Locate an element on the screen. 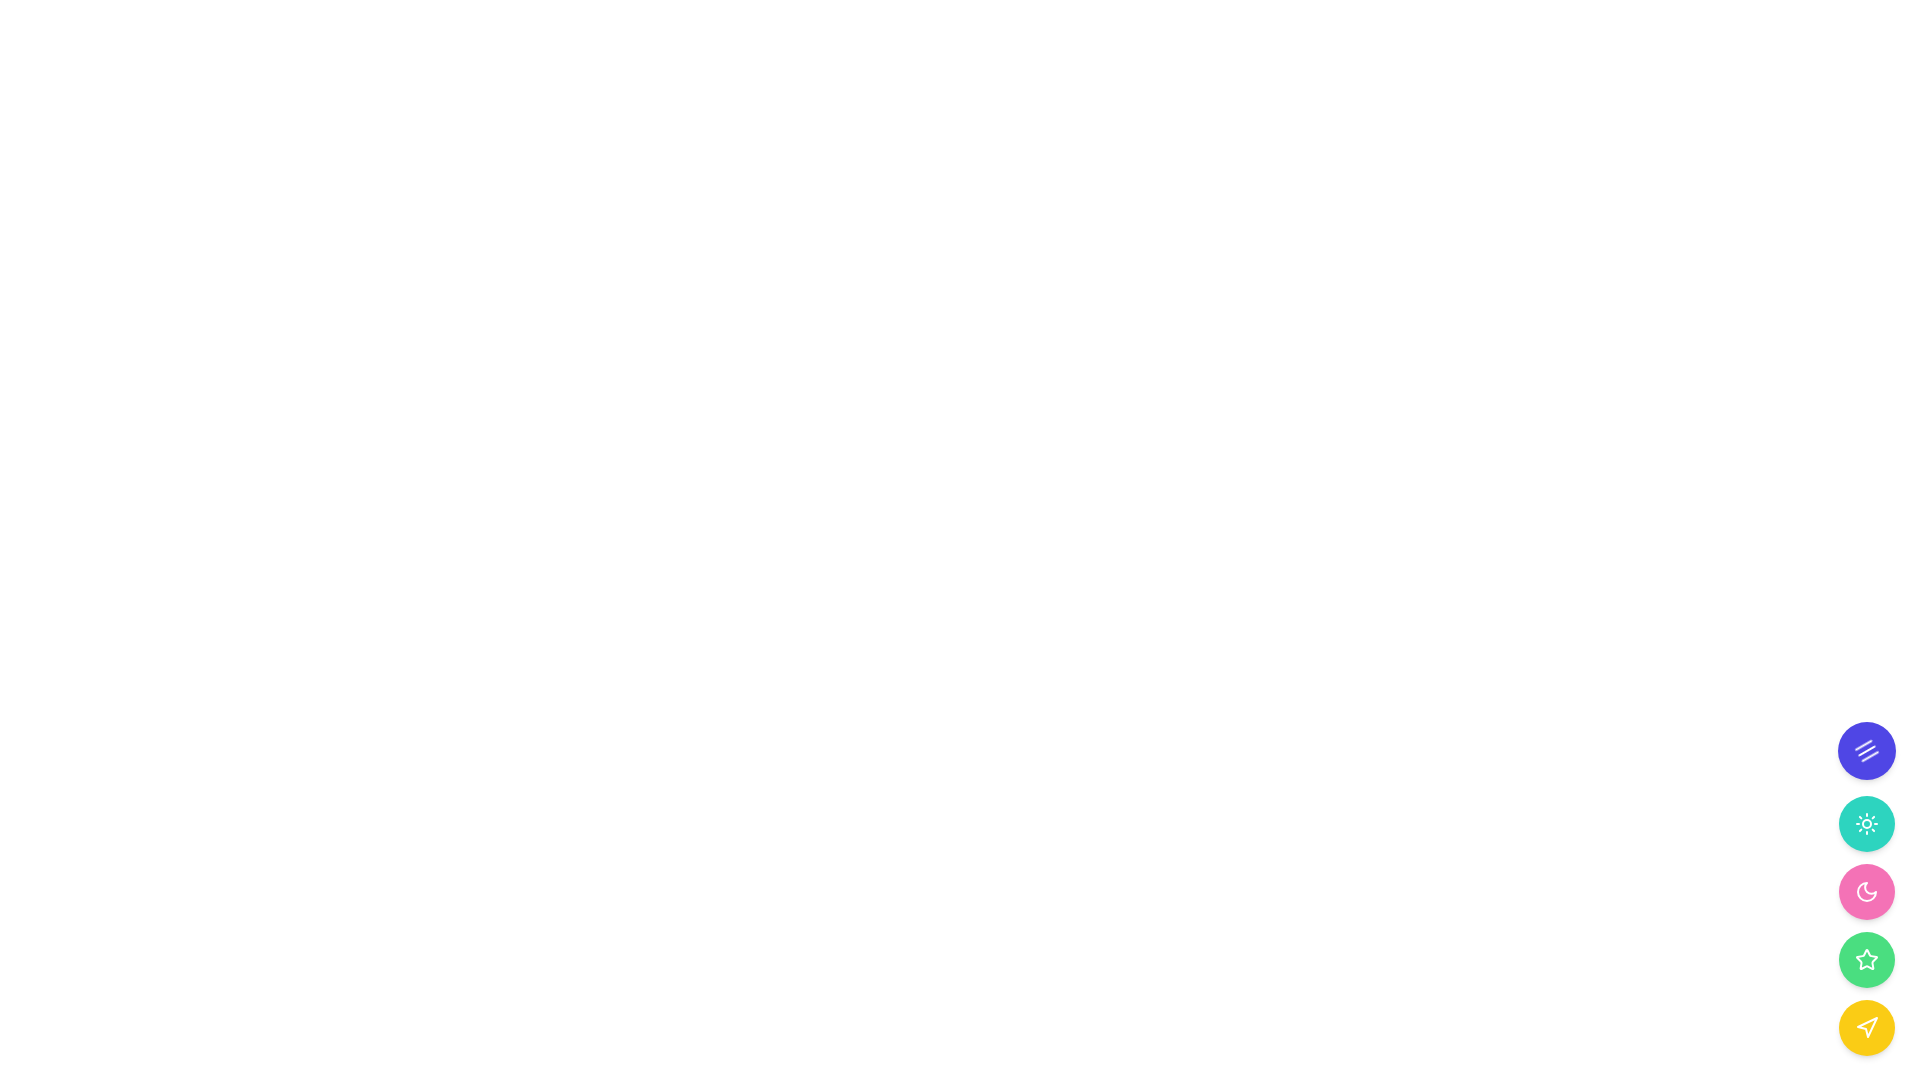 This screenshot has height=1080, width=1920. the fourth button from the top in a vertical group of round buttons on the right-hand edge of the interface, which features a star icon is located at coordinates (1866, 959).